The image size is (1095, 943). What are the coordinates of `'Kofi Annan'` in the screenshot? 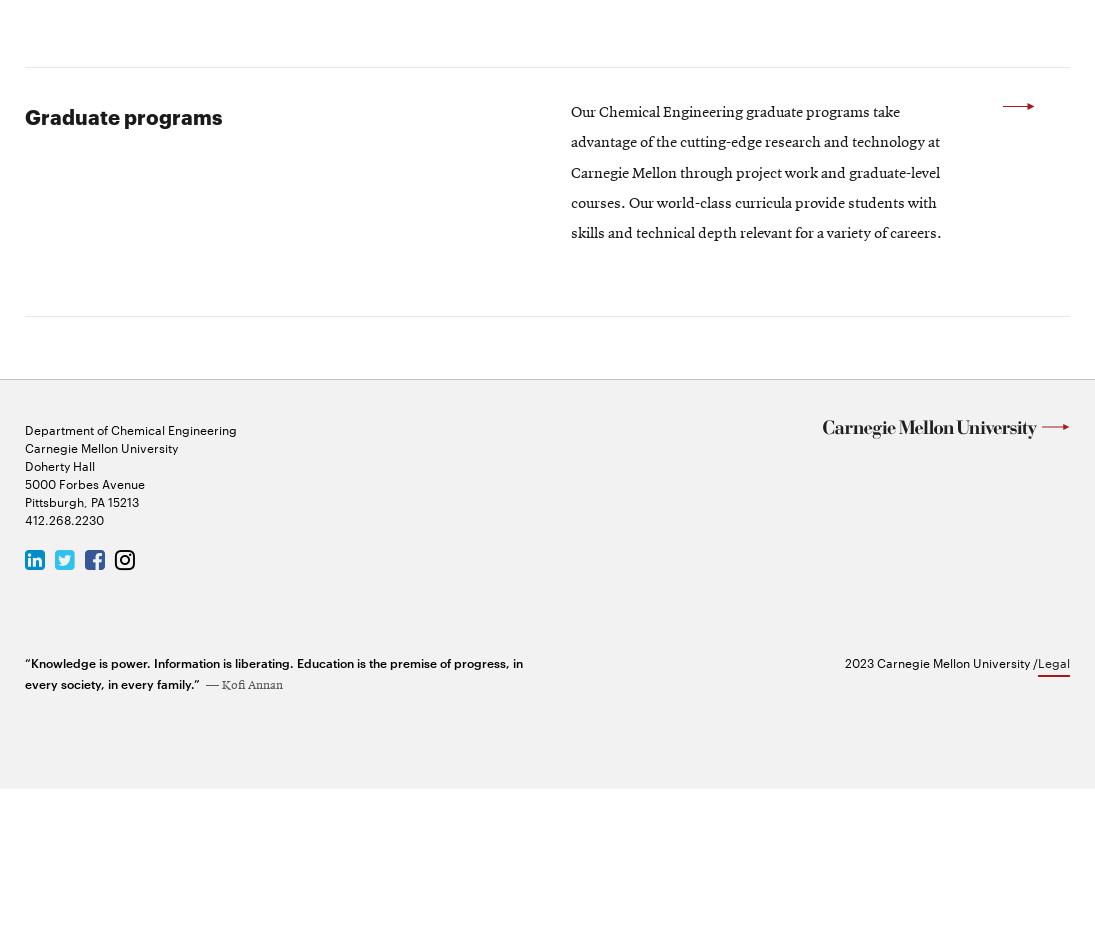 It's located at (252, 839).